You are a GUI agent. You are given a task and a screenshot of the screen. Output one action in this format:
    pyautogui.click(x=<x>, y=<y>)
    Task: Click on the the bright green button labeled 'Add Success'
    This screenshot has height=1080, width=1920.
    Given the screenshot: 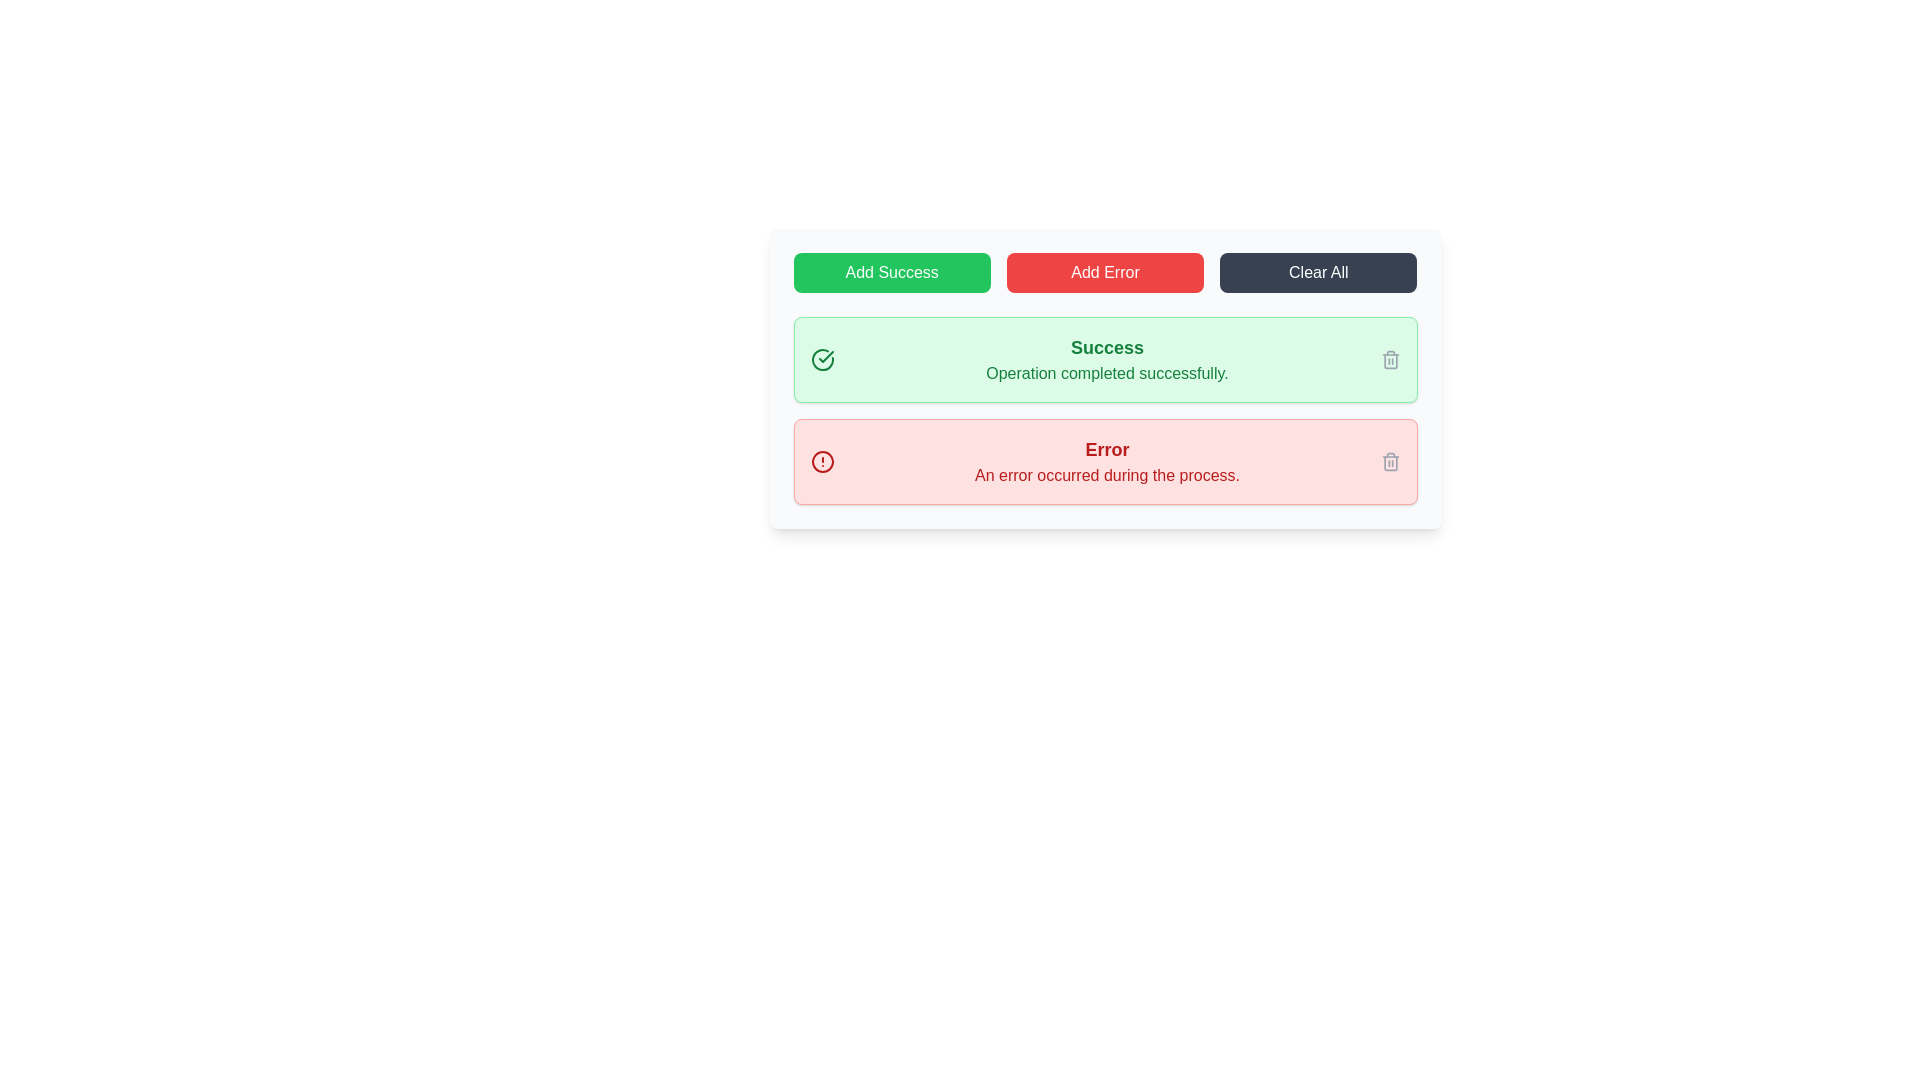 What is the action you would take?
    pyautogui.click(x=891, y=273)
    